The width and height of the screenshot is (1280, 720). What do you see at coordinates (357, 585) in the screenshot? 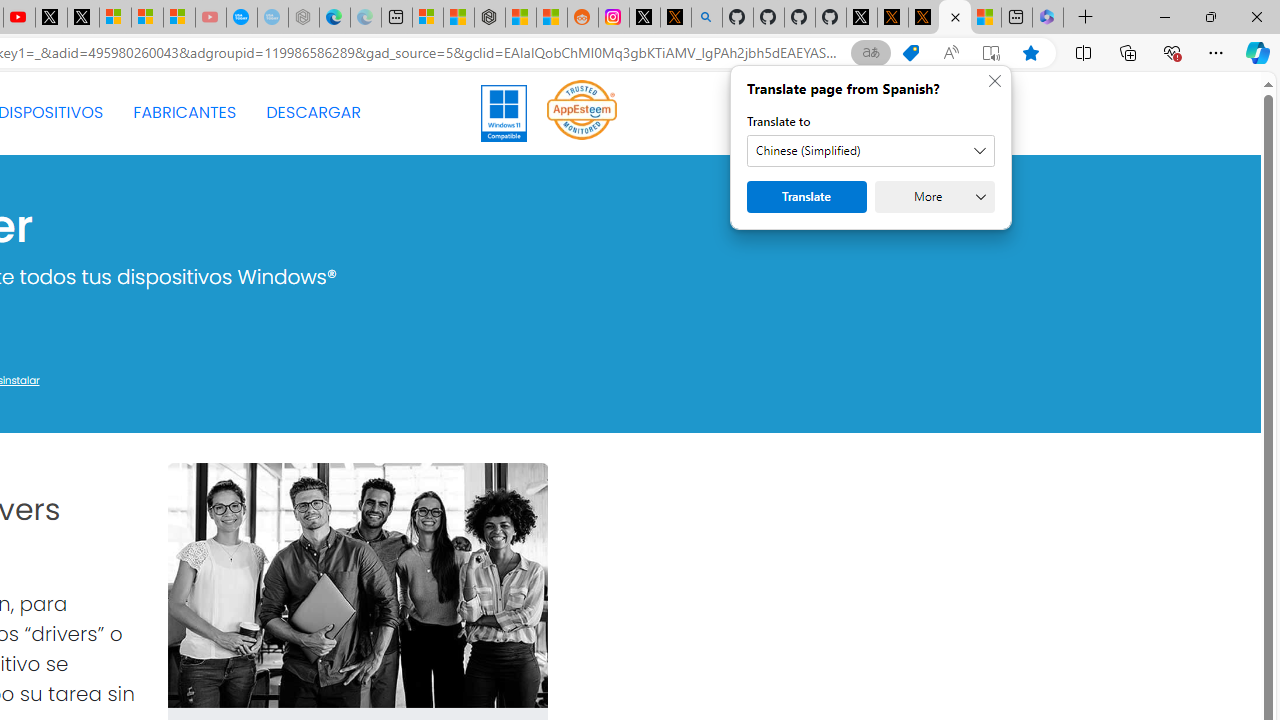
I see `'team'` at bounding box center [357, 585].